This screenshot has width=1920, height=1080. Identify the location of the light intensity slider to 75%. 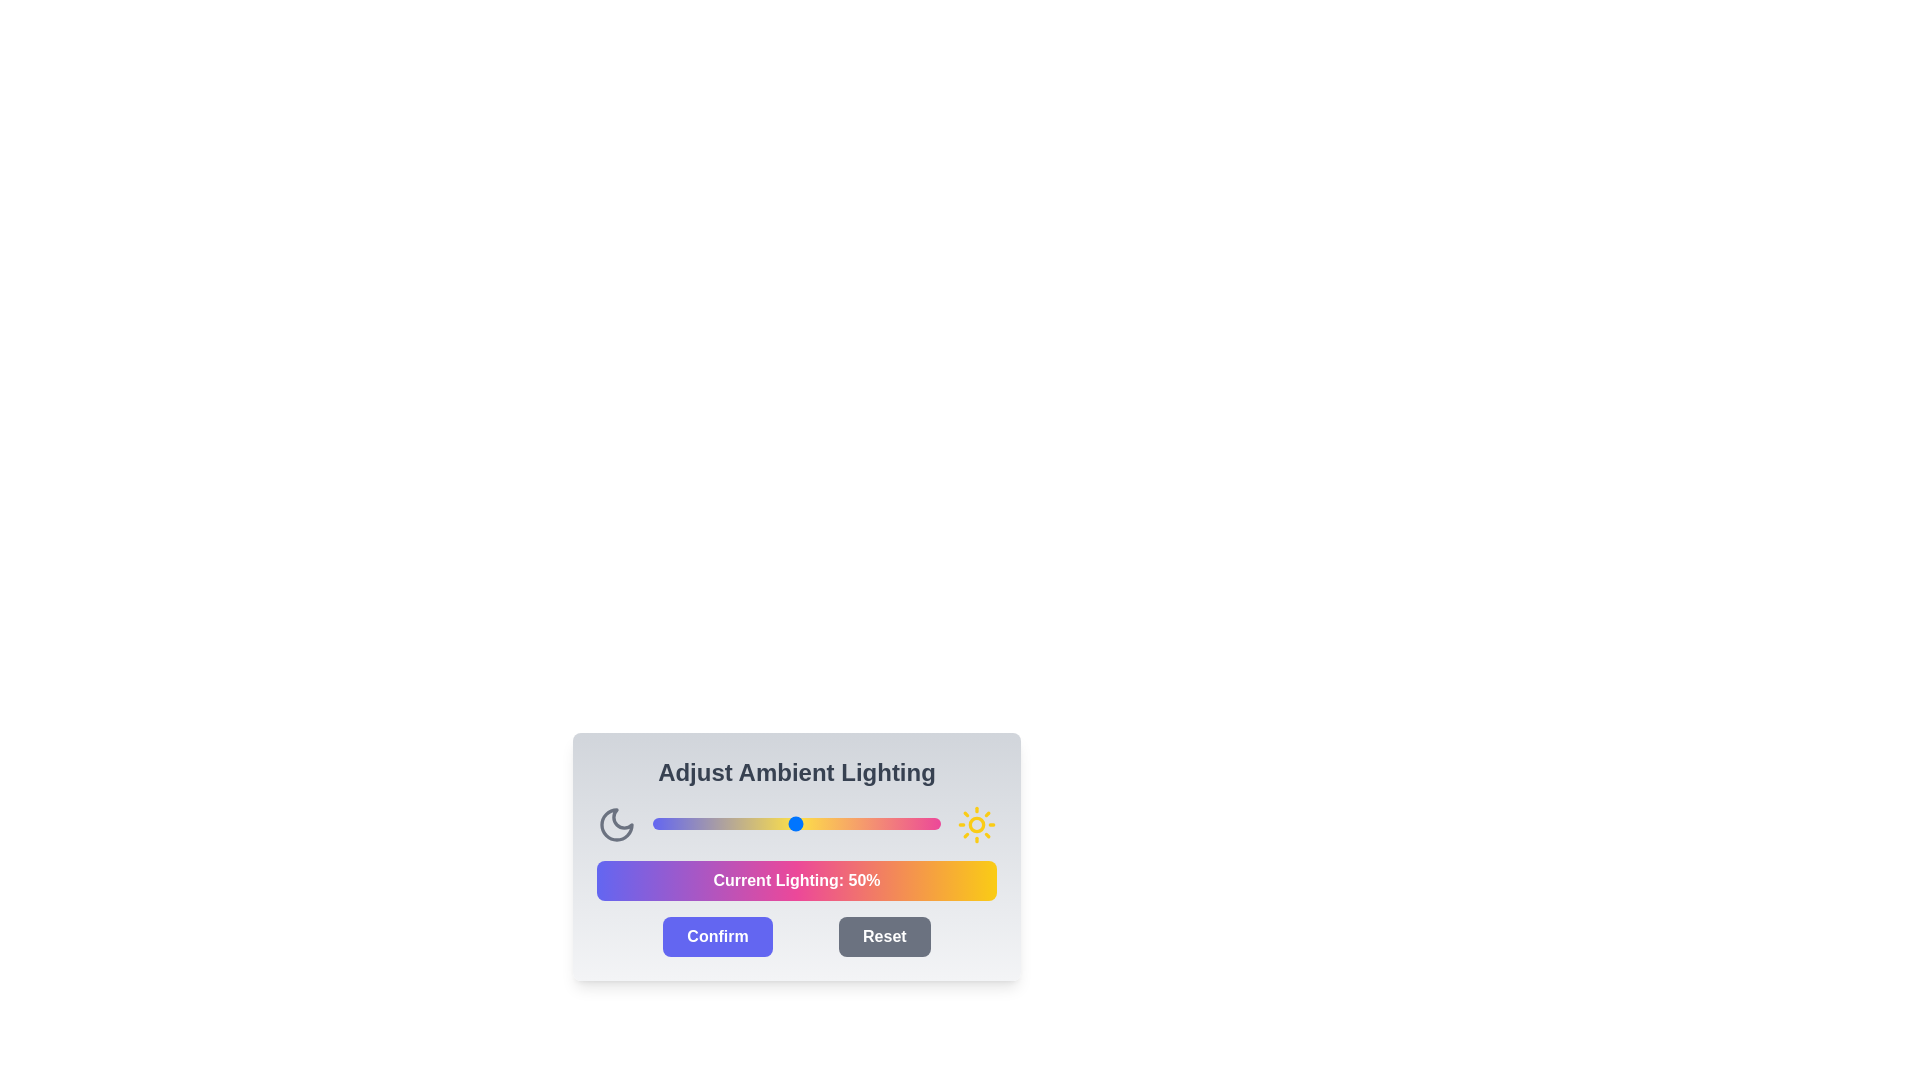
(868, 824).